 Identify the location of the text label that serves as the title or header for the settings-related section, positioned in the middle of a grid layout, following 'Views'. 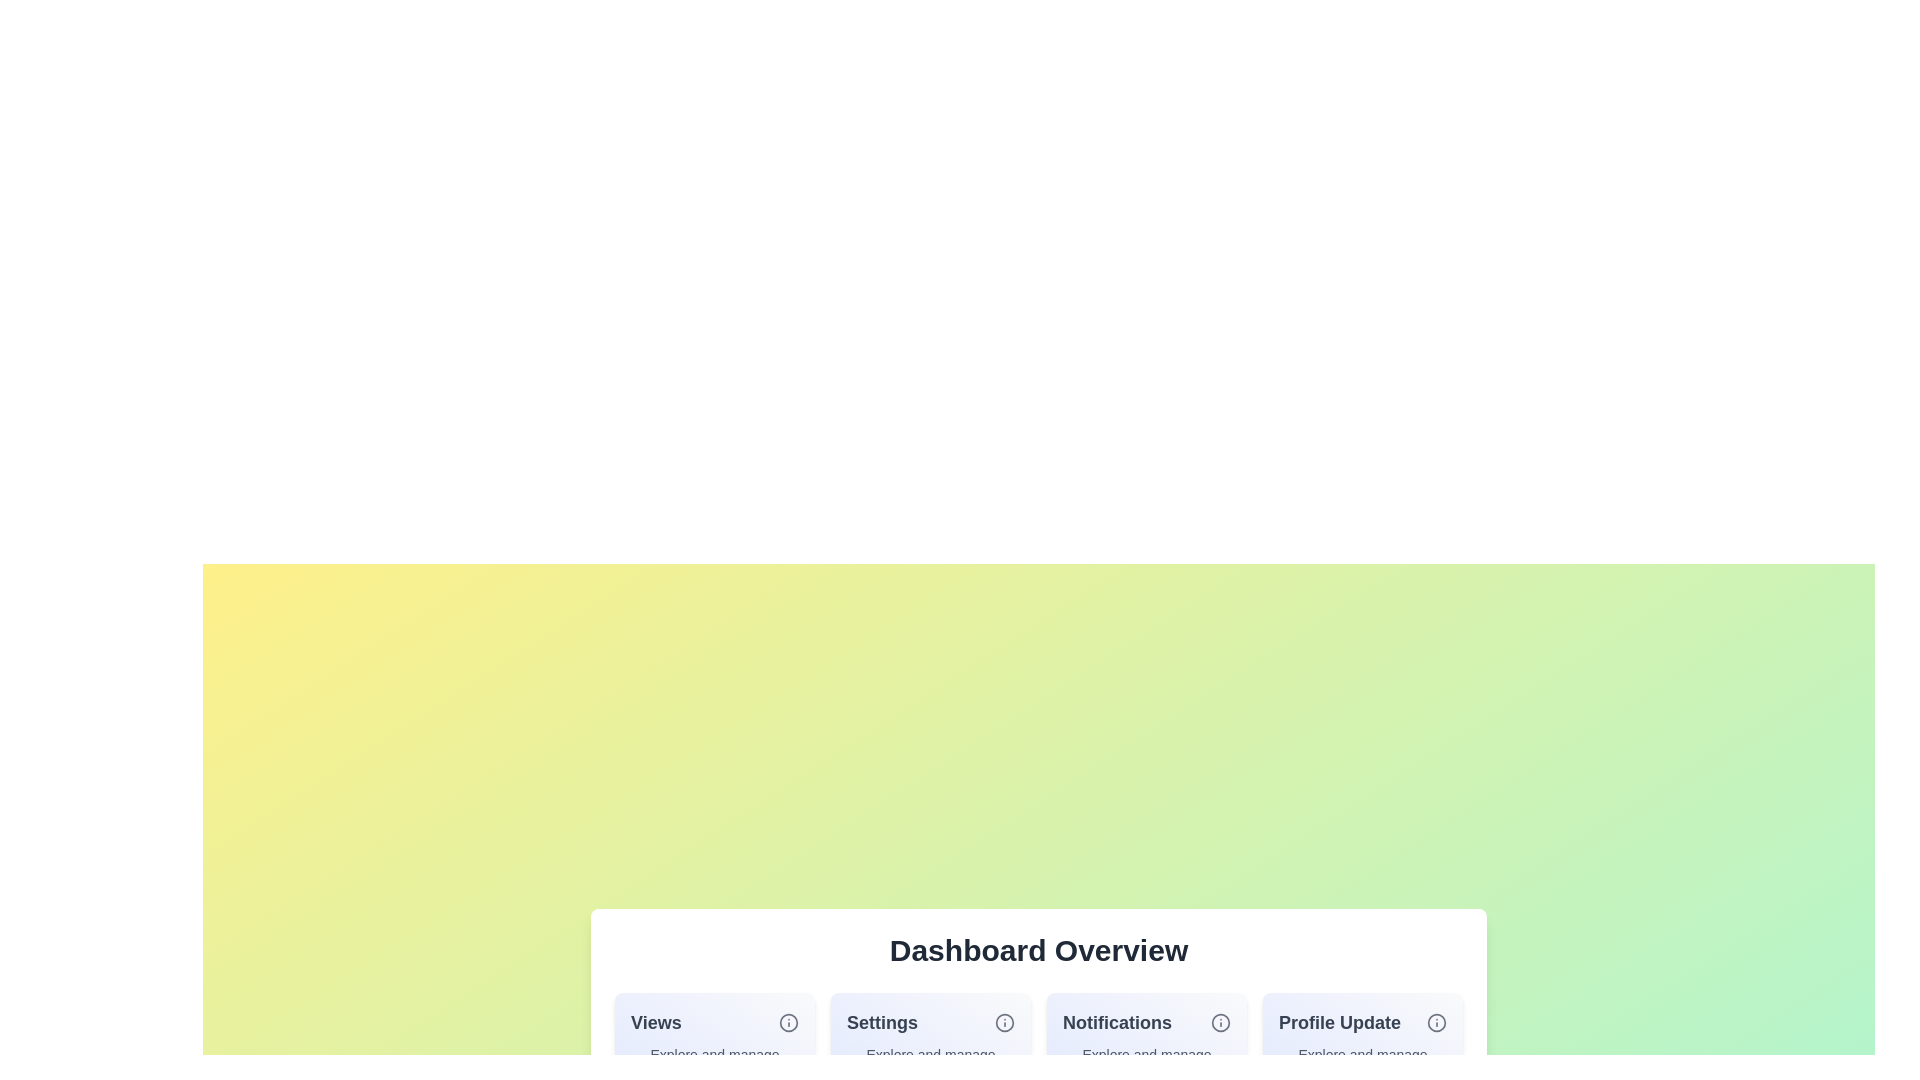
(881, 1022).